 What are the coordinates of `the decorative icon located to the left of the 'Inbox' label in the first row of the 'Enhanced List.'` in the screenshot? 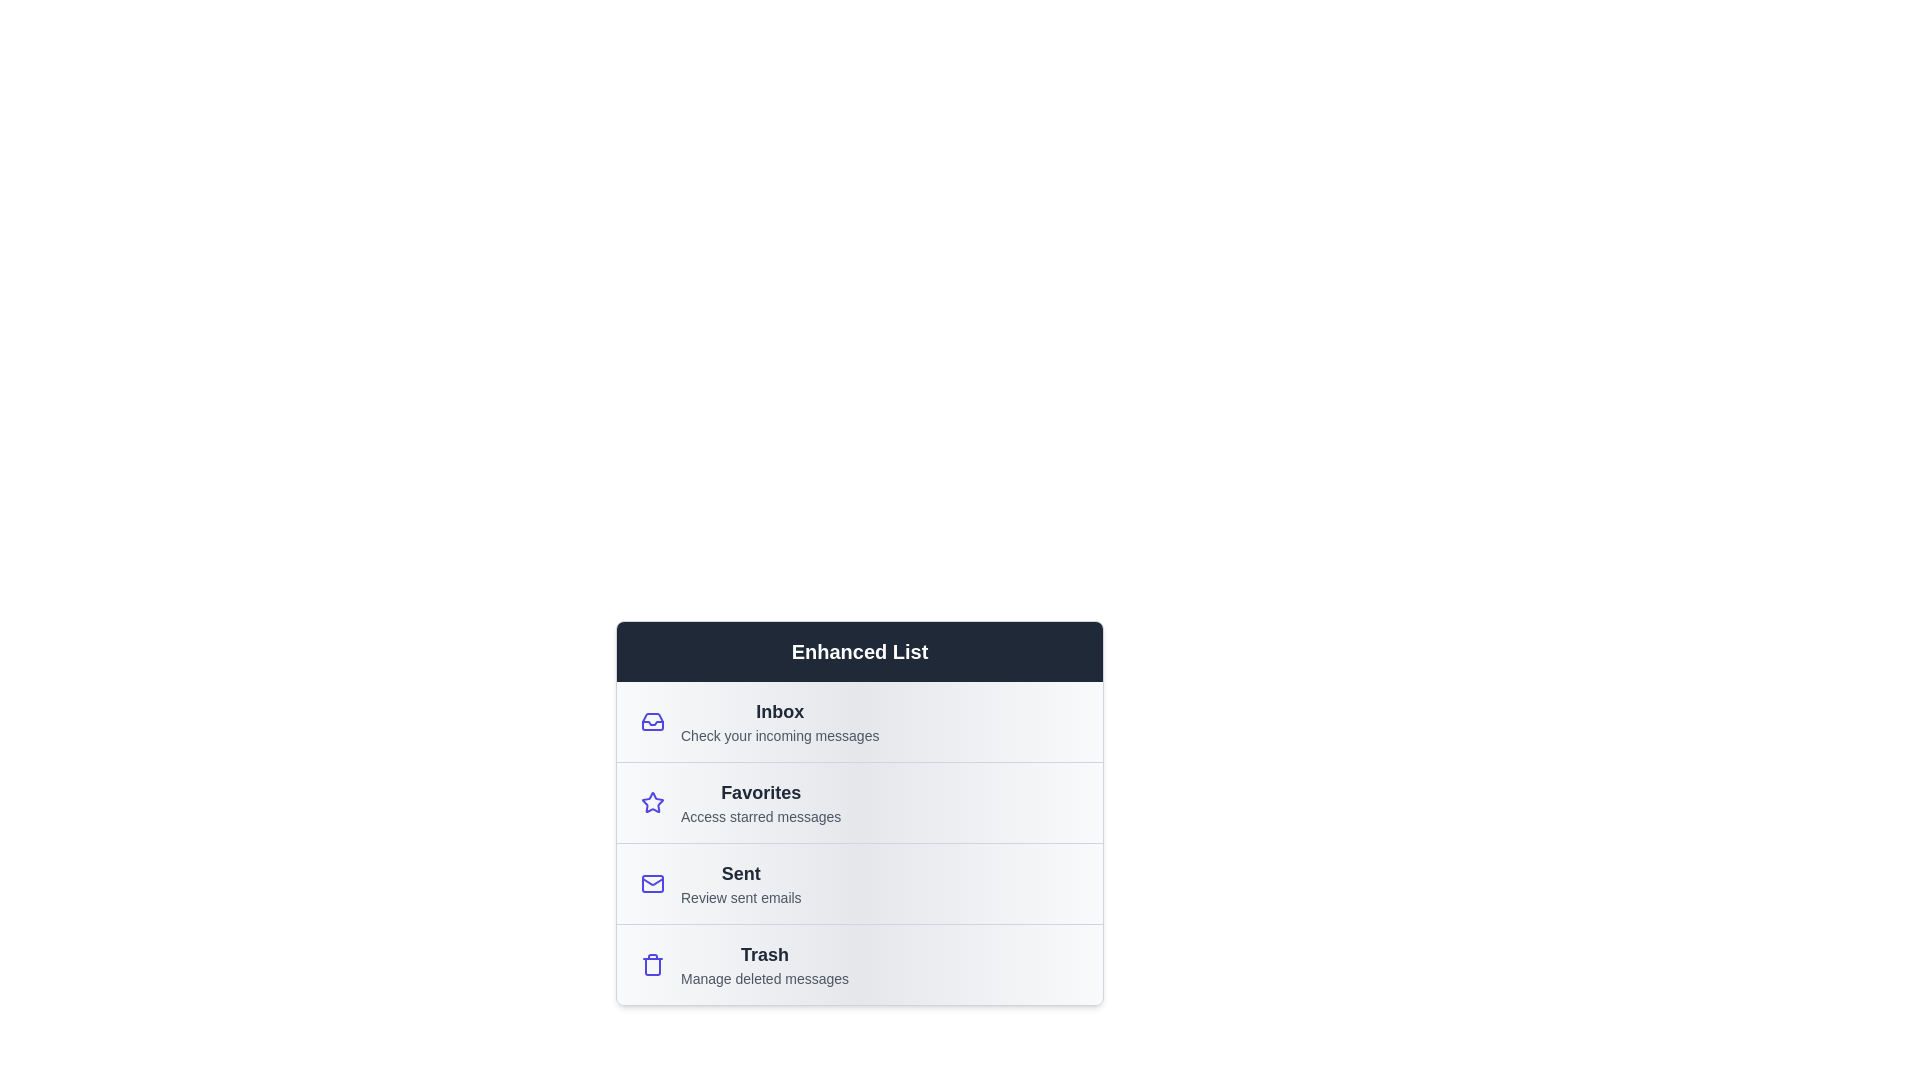 It's located at (652, 721).